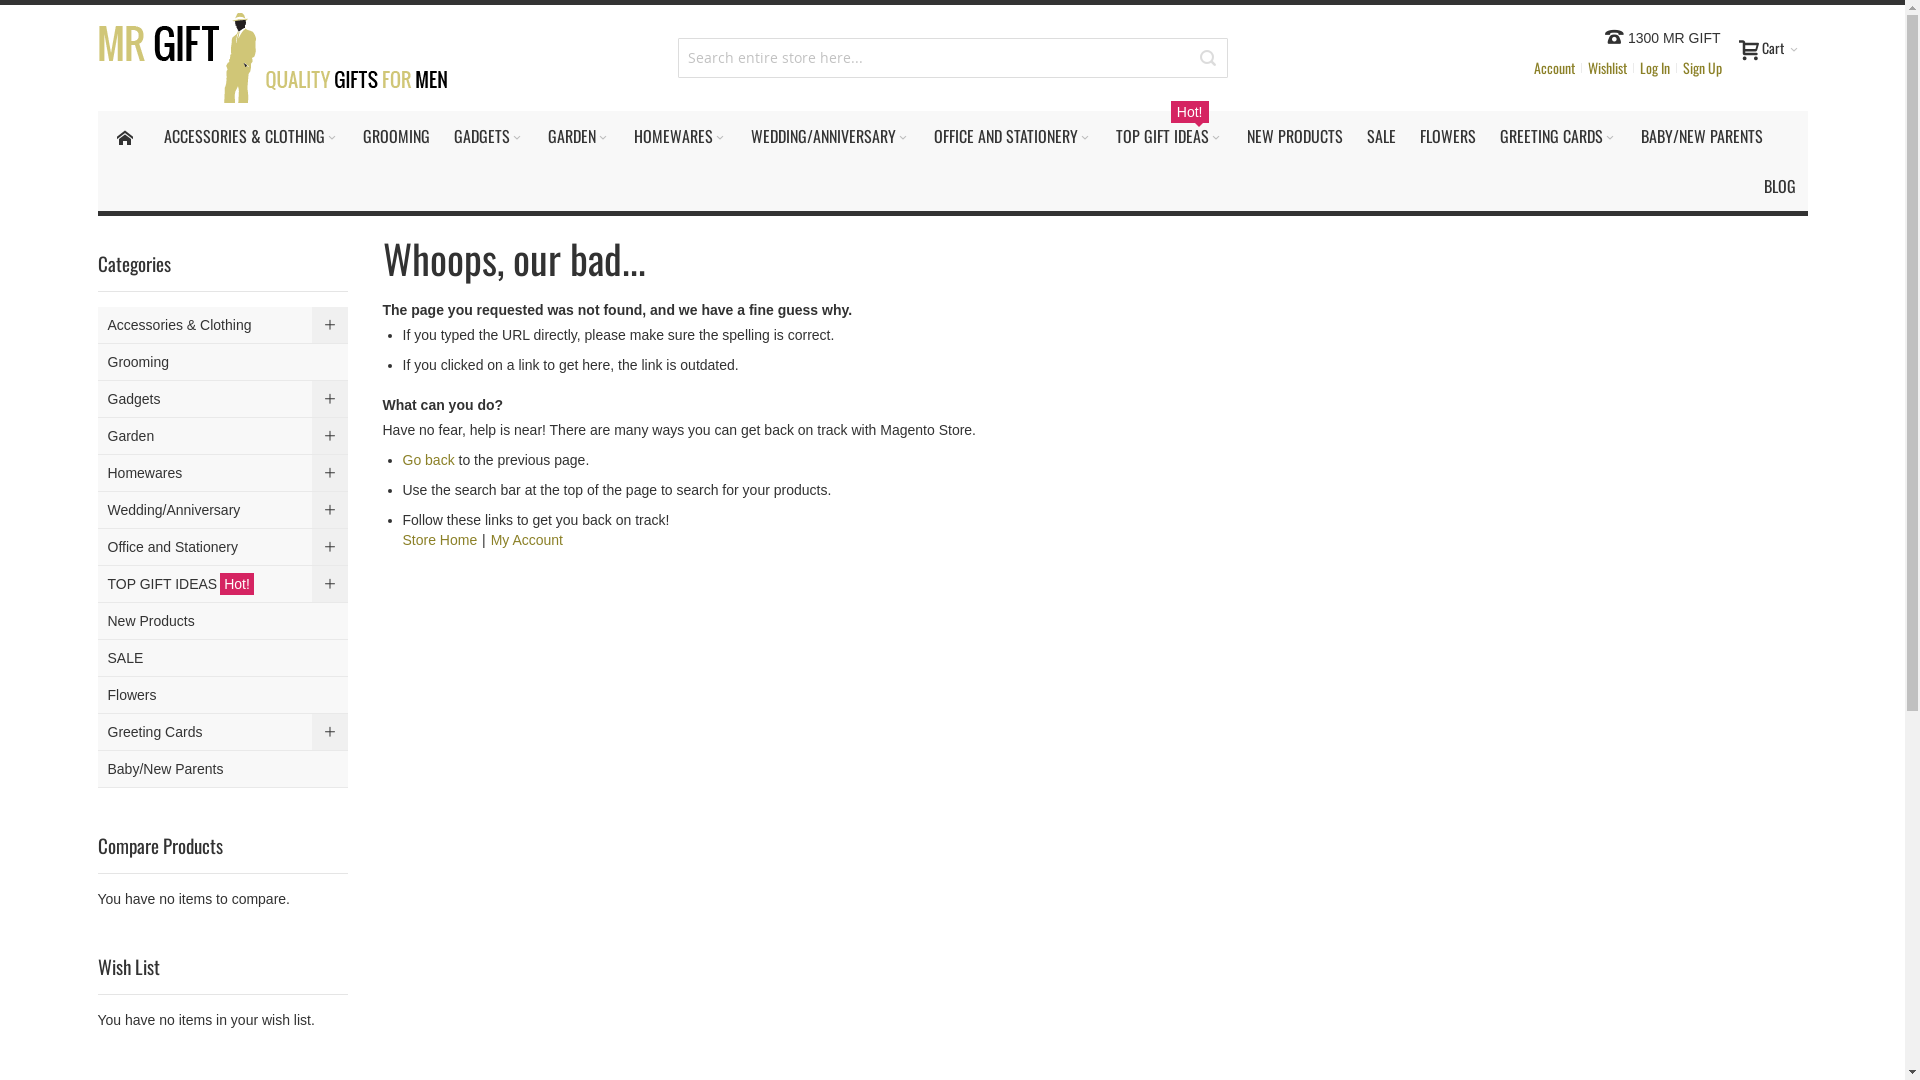 The image size is (1920, 1080). What do you see at coordinates (426, 459) in the screenshot?
I see `'Go back'` at bounding box center [426, 459].